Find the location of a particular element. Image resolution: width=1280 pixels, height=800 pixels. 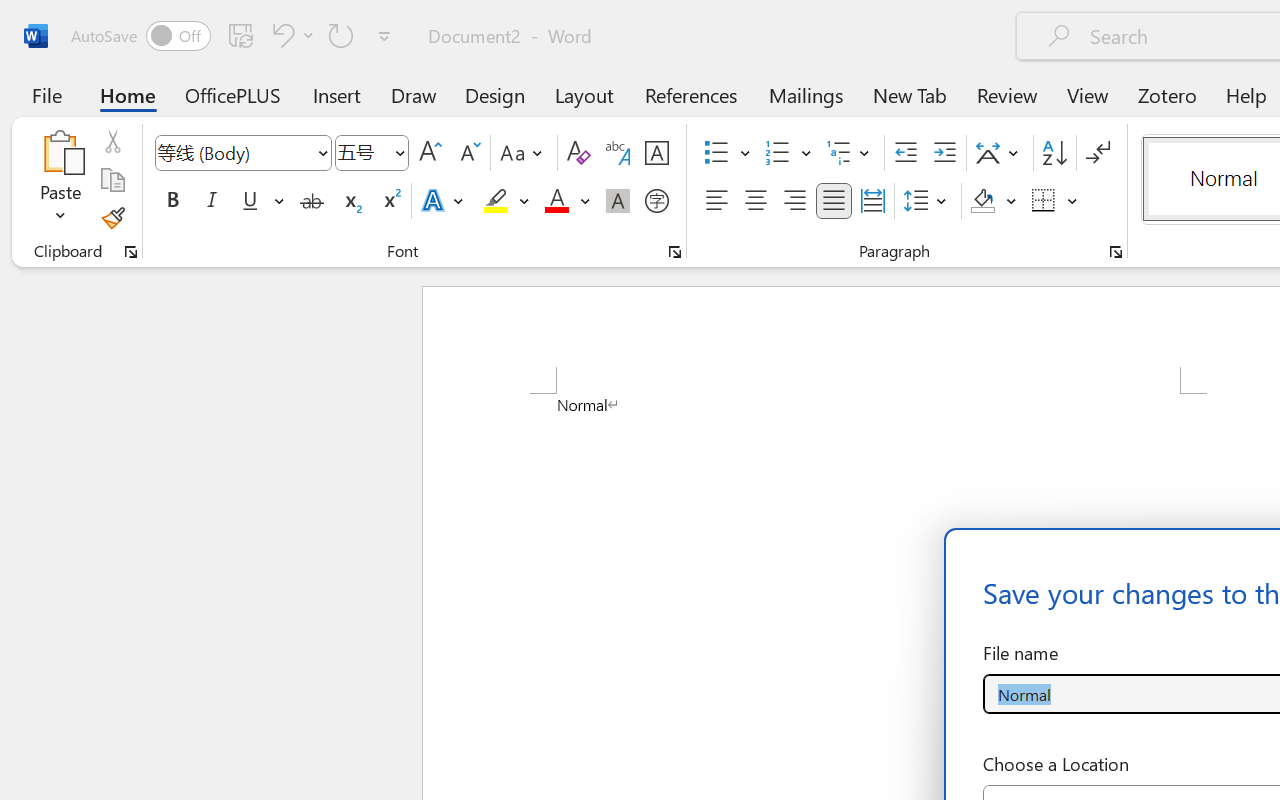

'Numbering' is located at coordinates (777, 153).